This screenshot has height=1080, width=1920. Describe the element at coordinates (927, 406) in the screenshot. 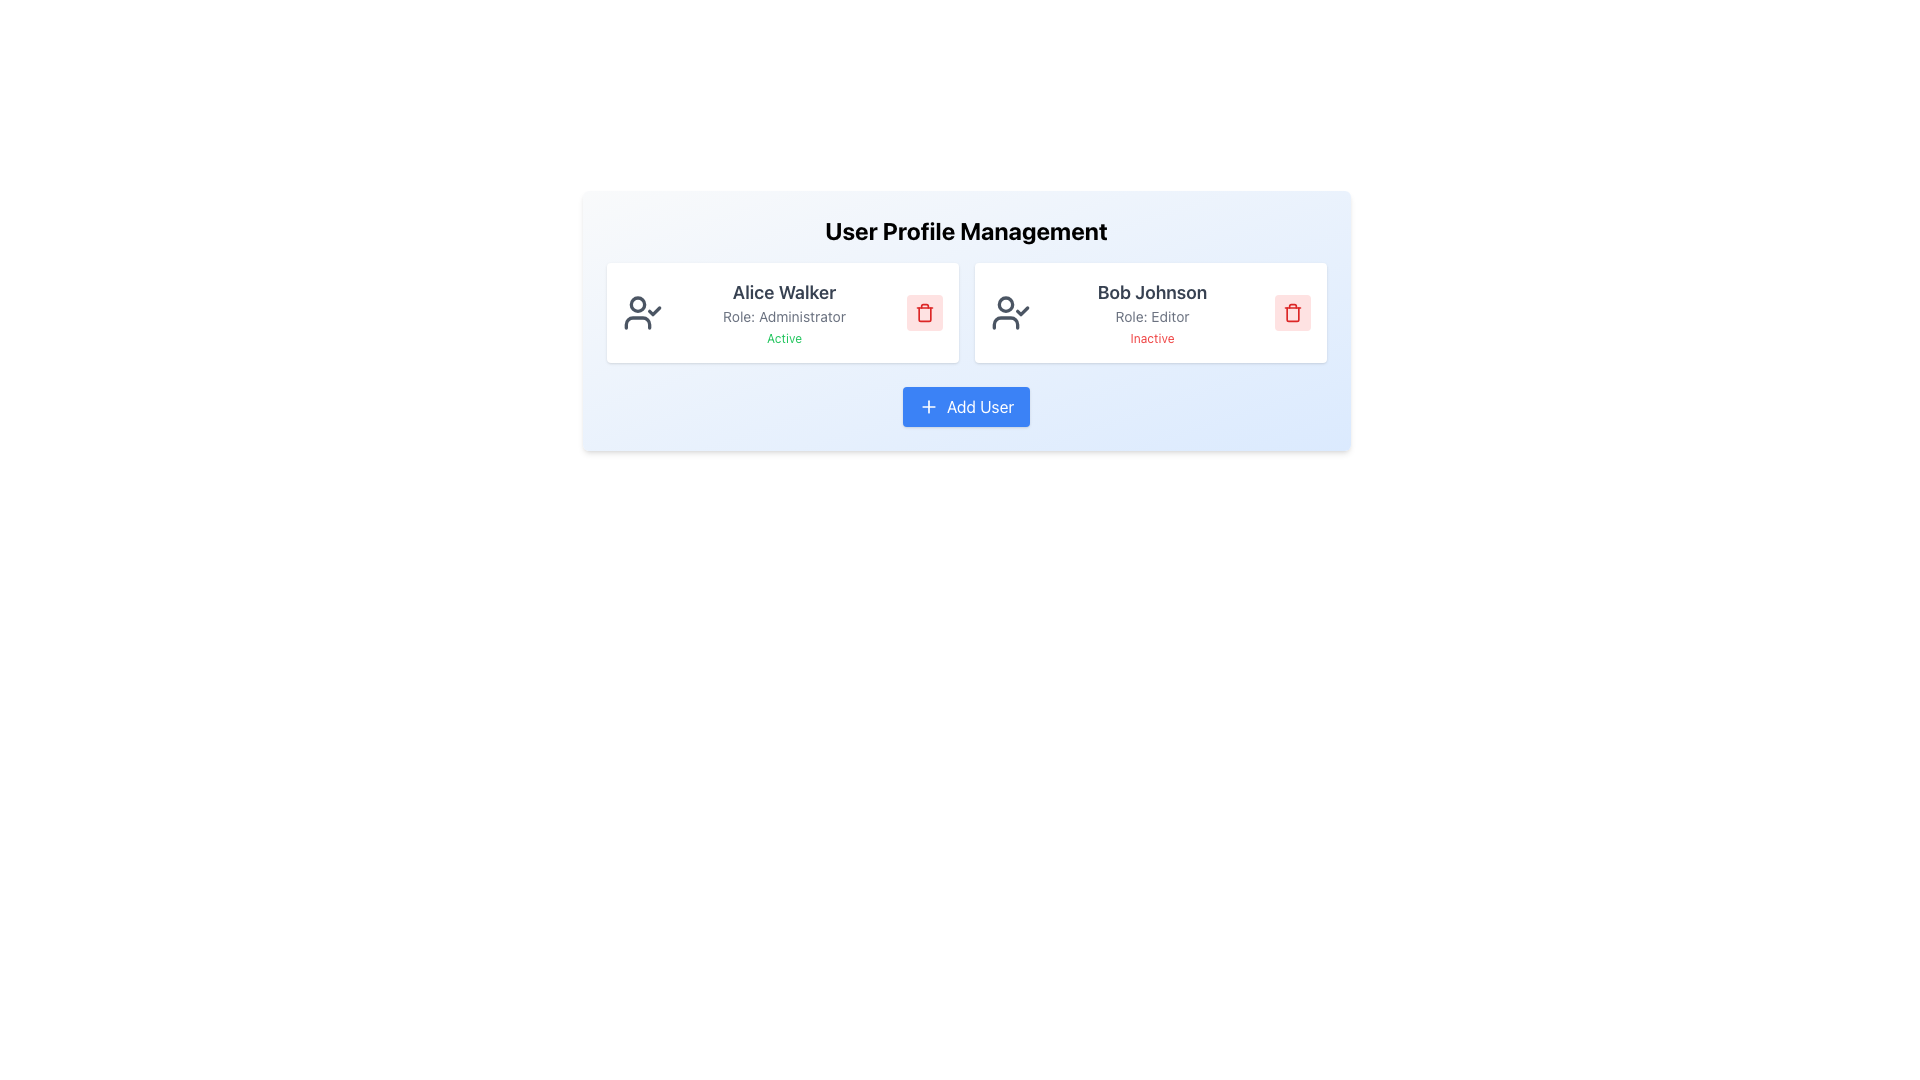

I see `the icon in the center of the blue 'Add User' button located at the bottom center of the user profile management card` at that location.